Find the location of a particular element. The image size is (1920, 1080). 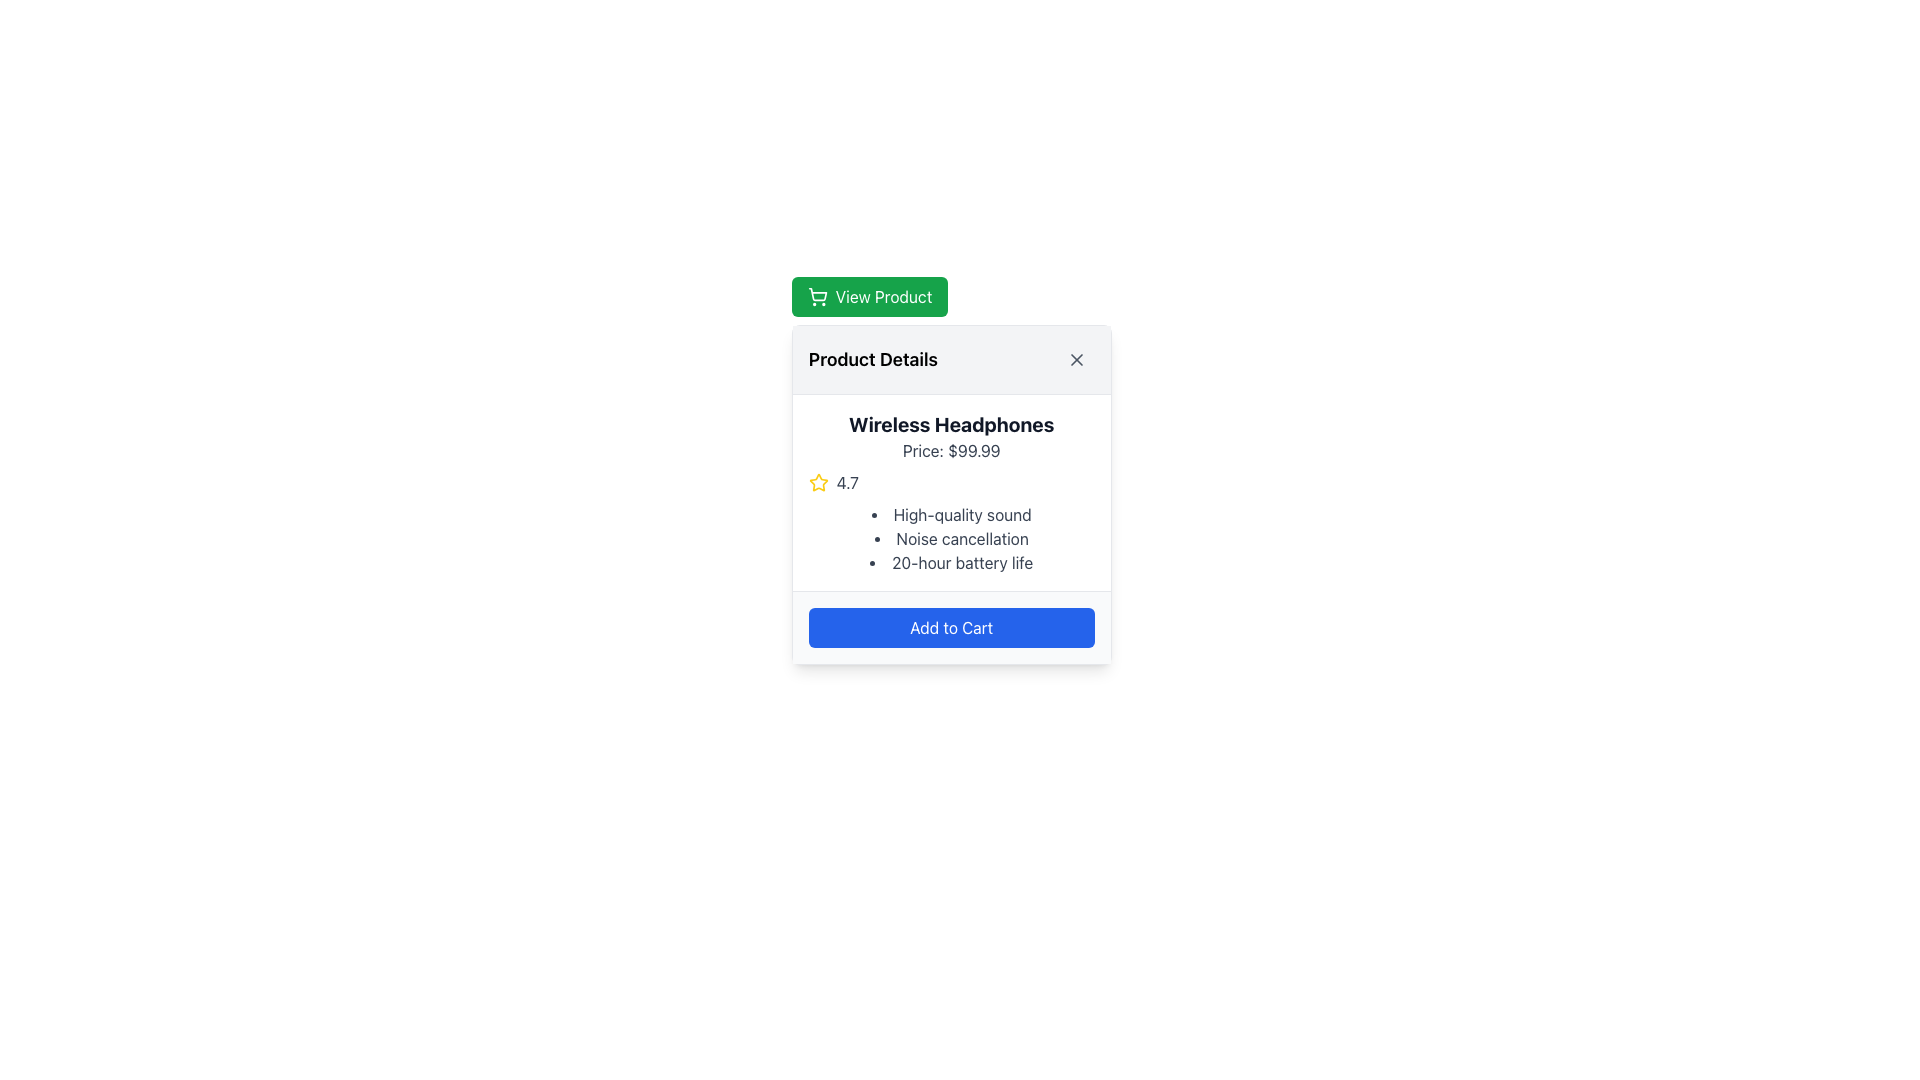

the star icon, which is styled with a yellow fill and a black outline, representing ratings or favorites in the product details popup box is located at coordinates (818, 482).